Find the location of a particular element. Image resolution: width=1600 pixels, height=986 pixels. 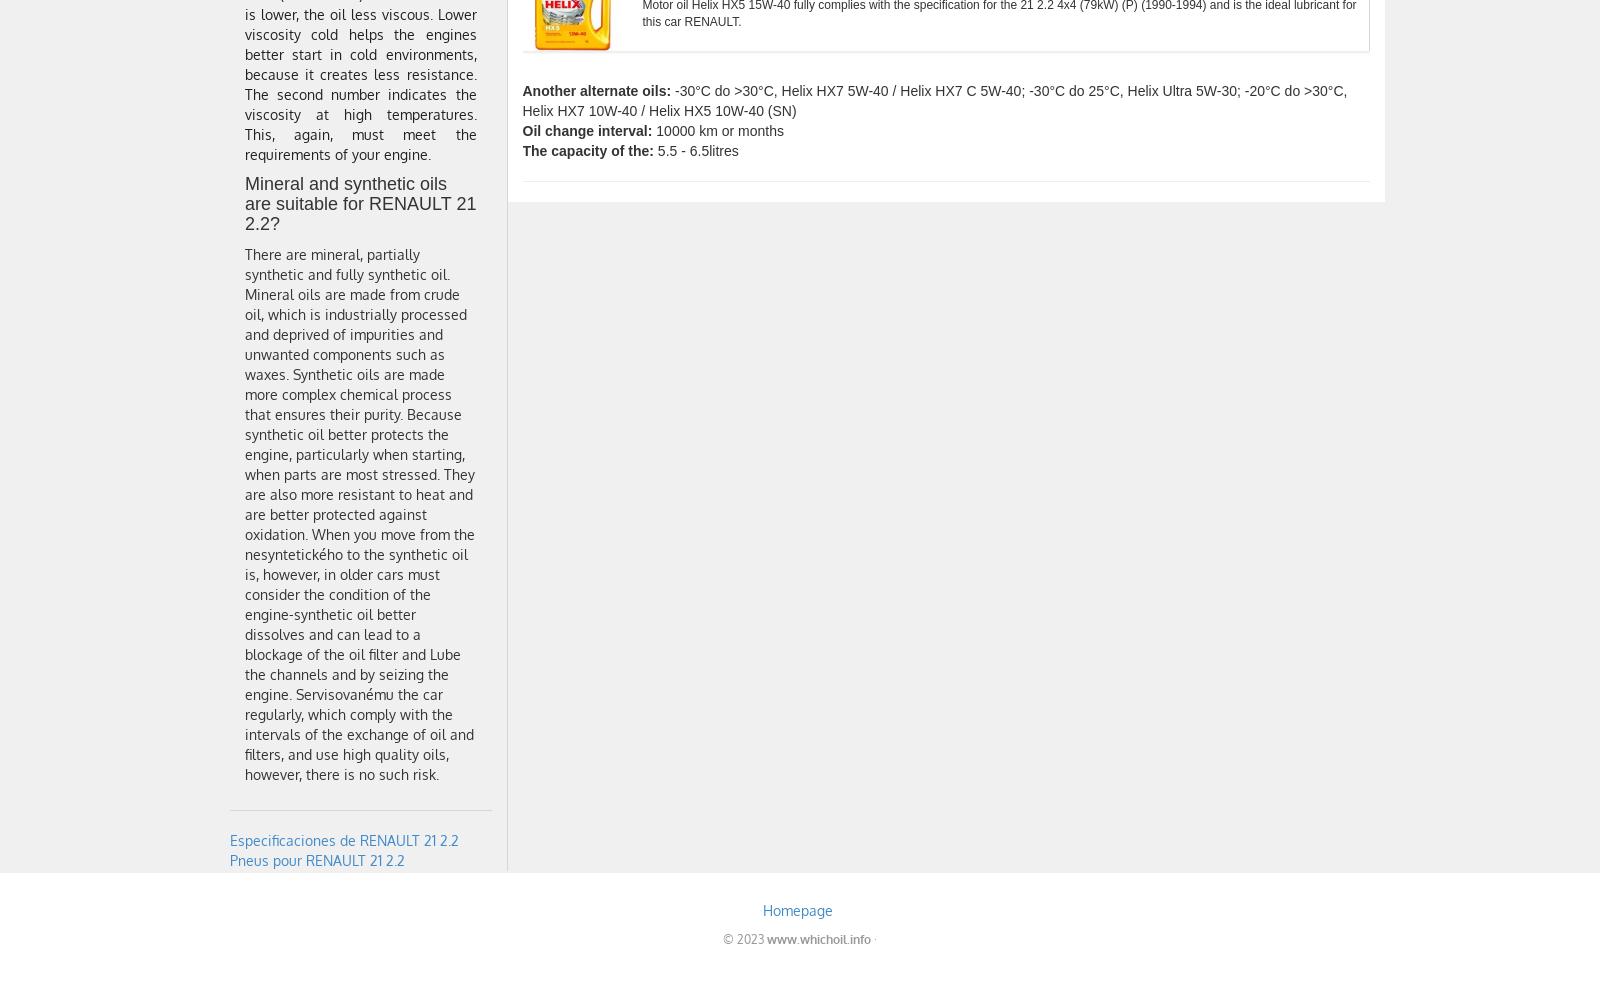

'10000 km or  months' is located at coordinates (717, 131).